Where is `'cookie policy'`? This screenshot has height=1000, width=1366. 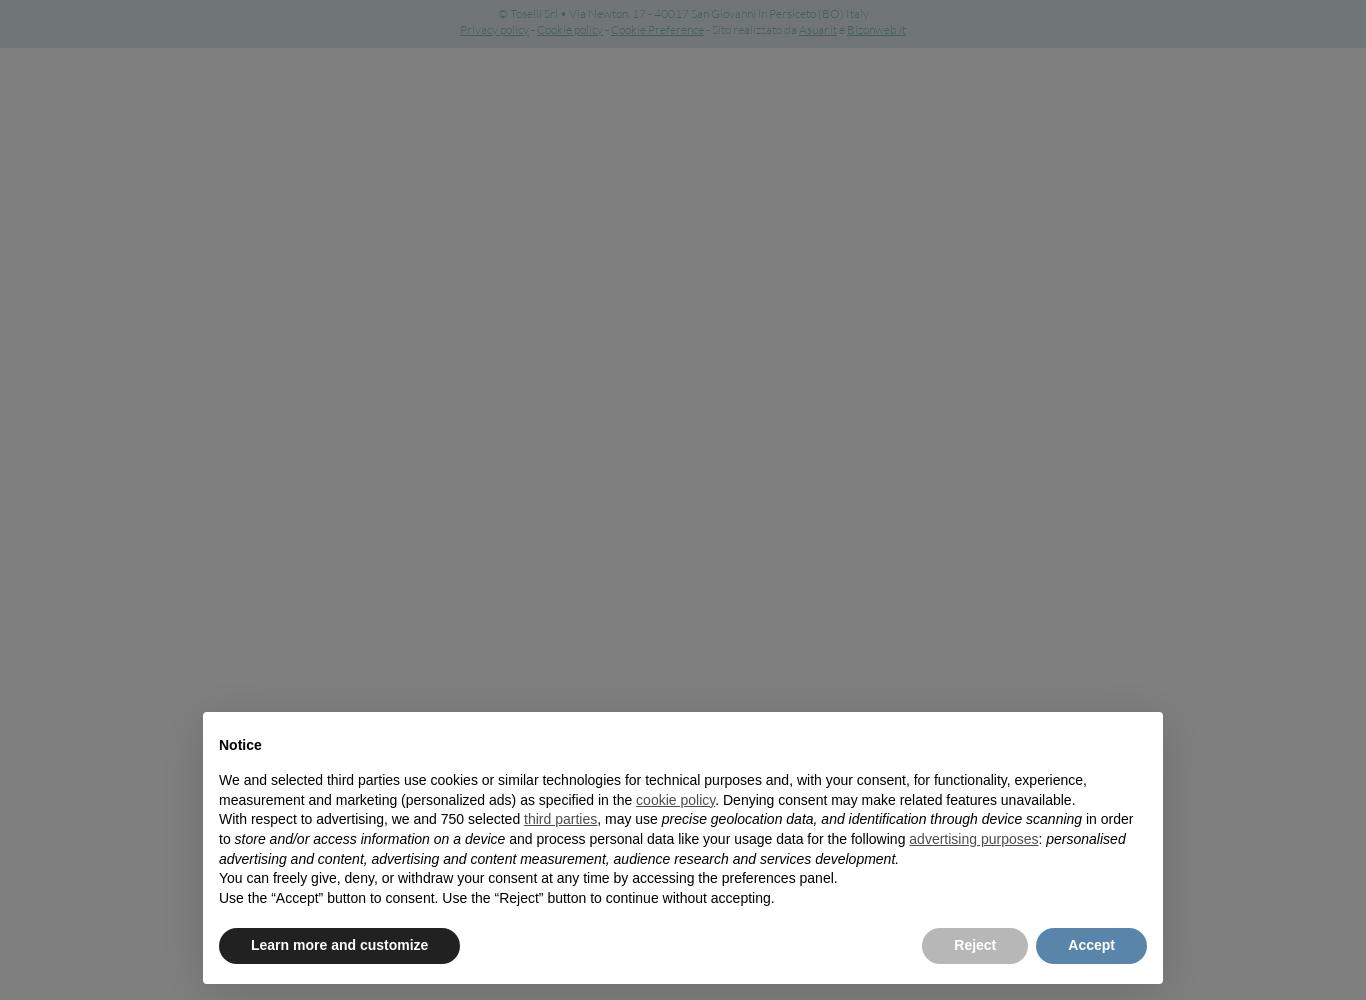 'cookie policy' is located at coordinates (674, 799).